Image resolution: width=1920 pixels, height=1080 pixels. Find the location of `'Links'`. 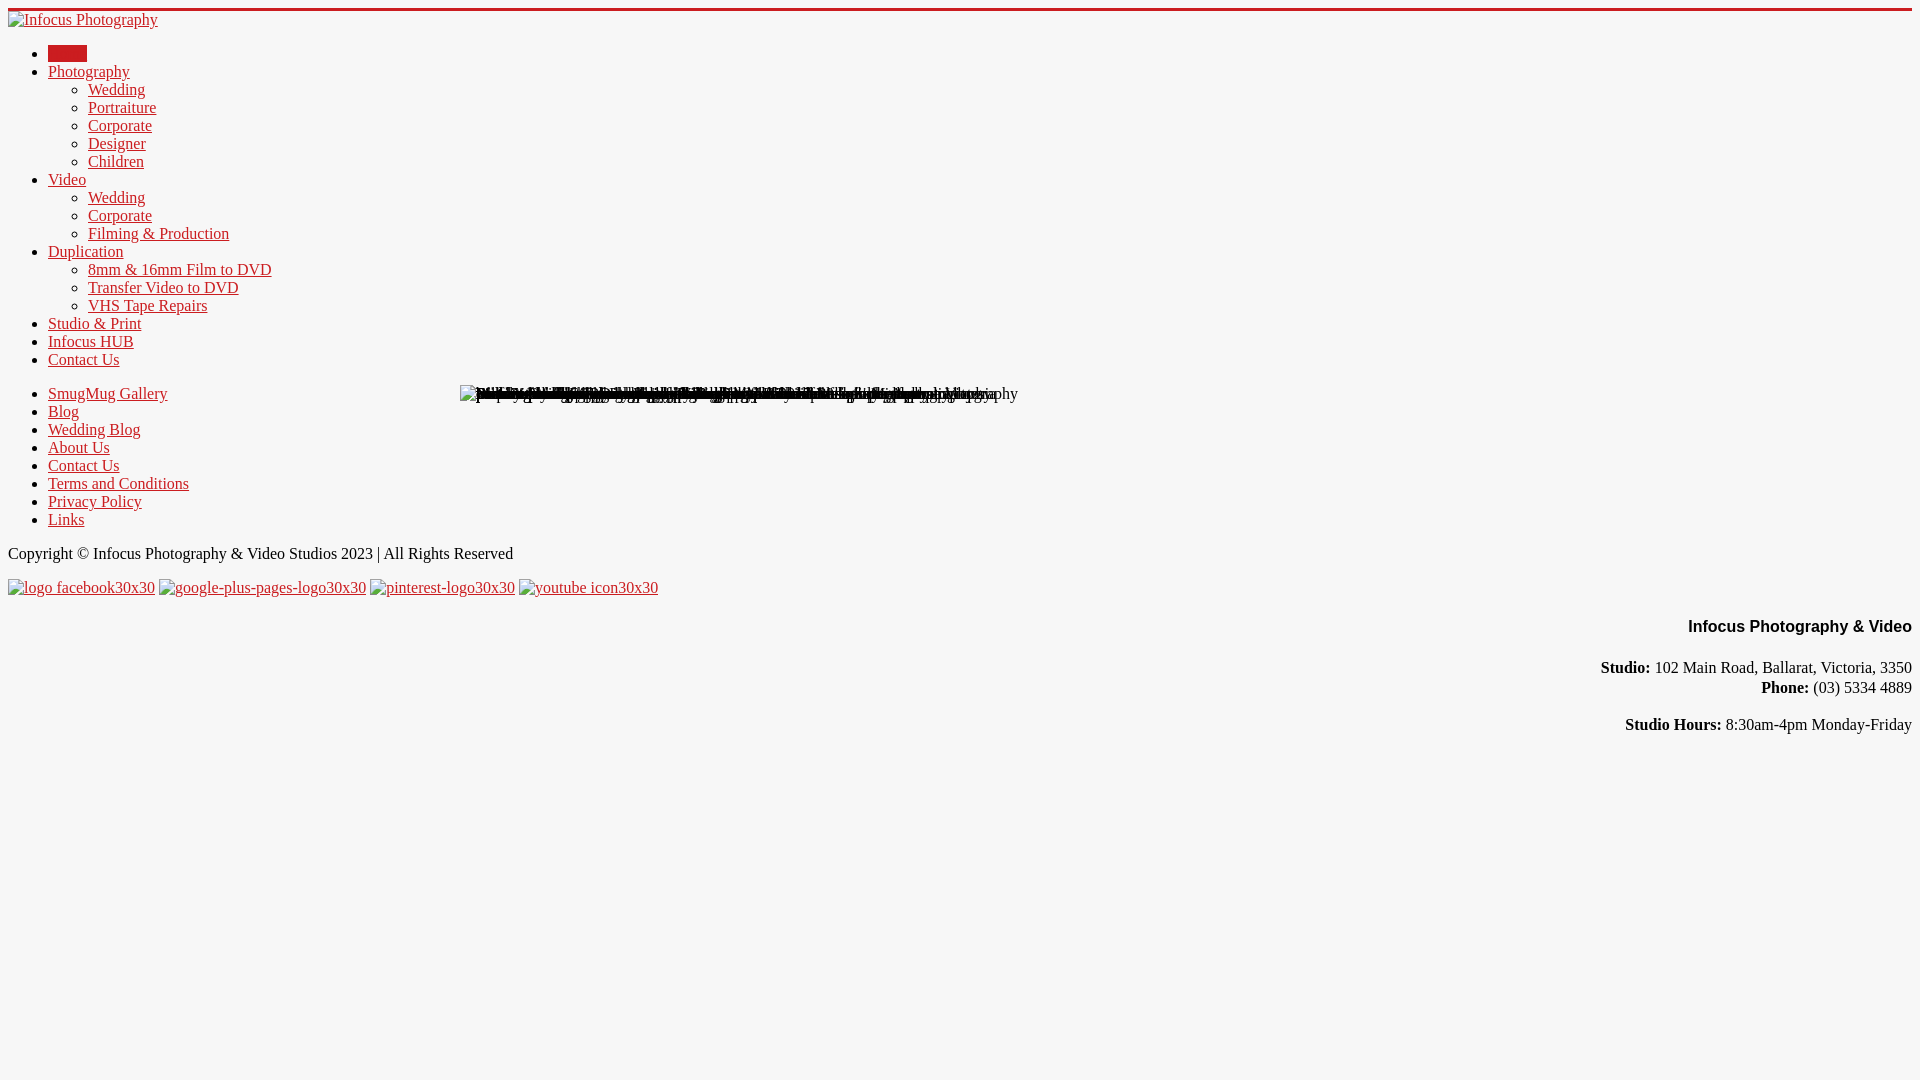

'Links' is located at coordinates (66, 518).